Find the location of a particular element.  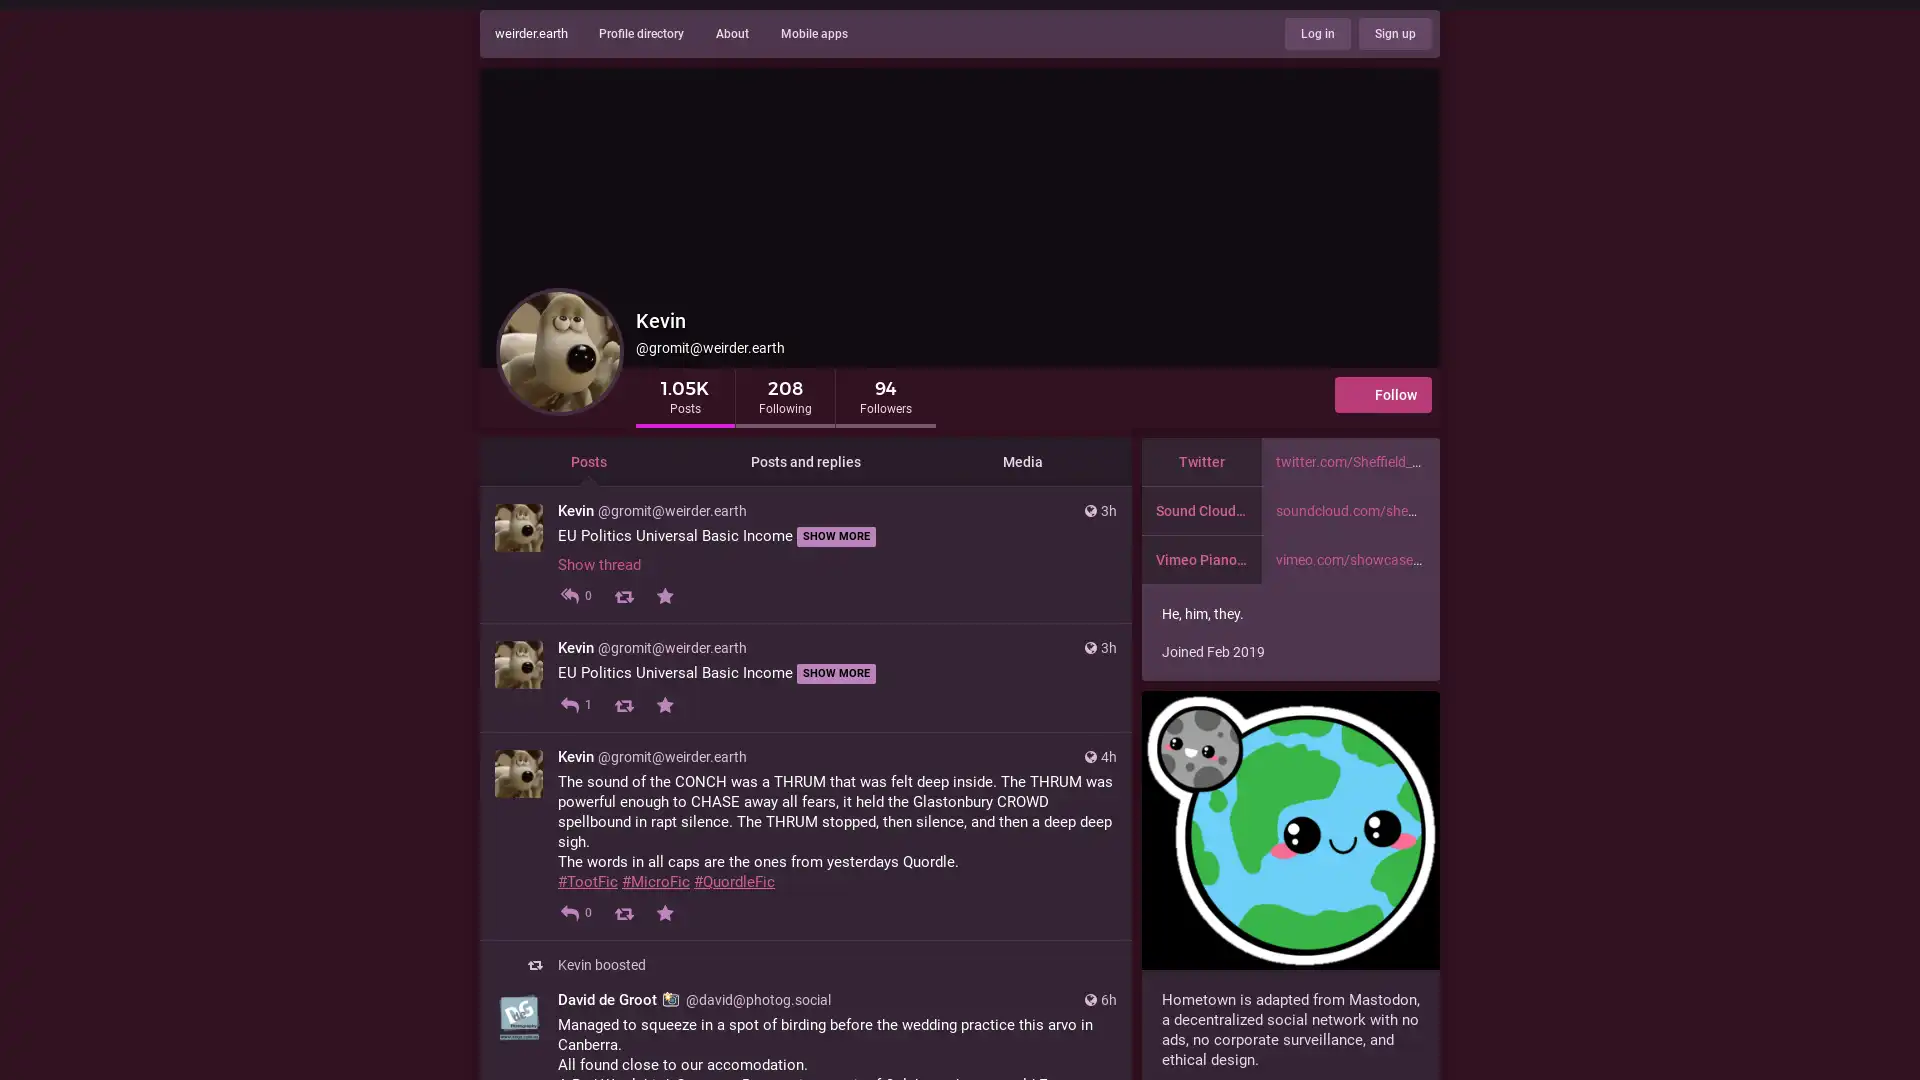

SHOW MORE is located at coordinates (836, 535).